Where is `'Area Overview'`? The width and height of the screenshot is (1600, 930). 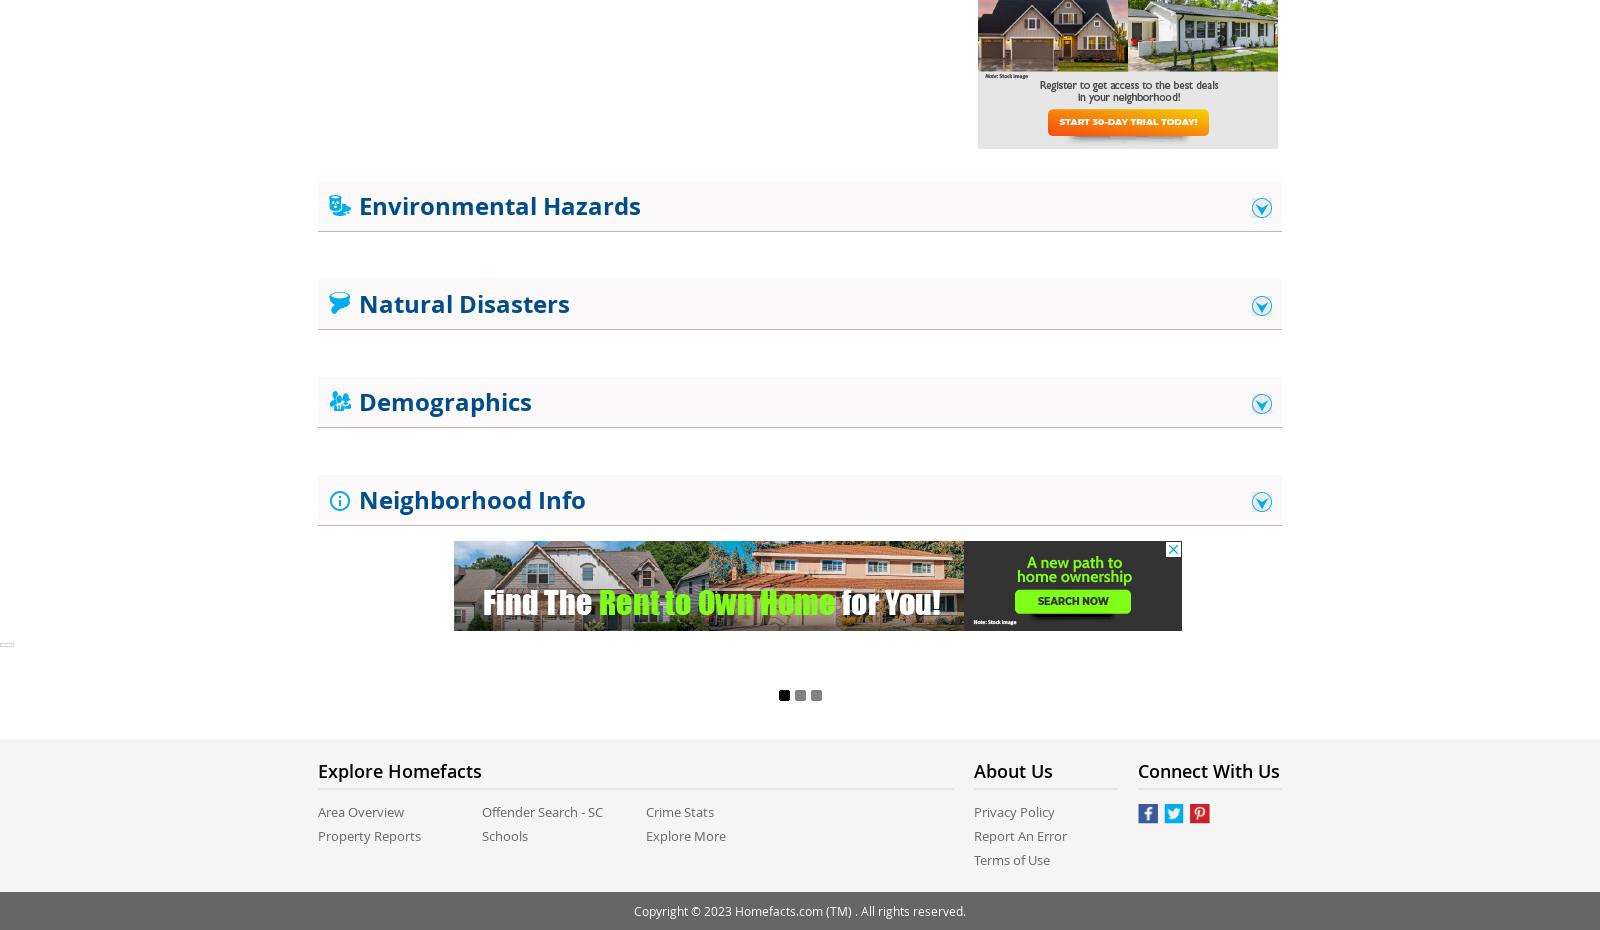 'Area Overview' is located at coordinates (318, 810).